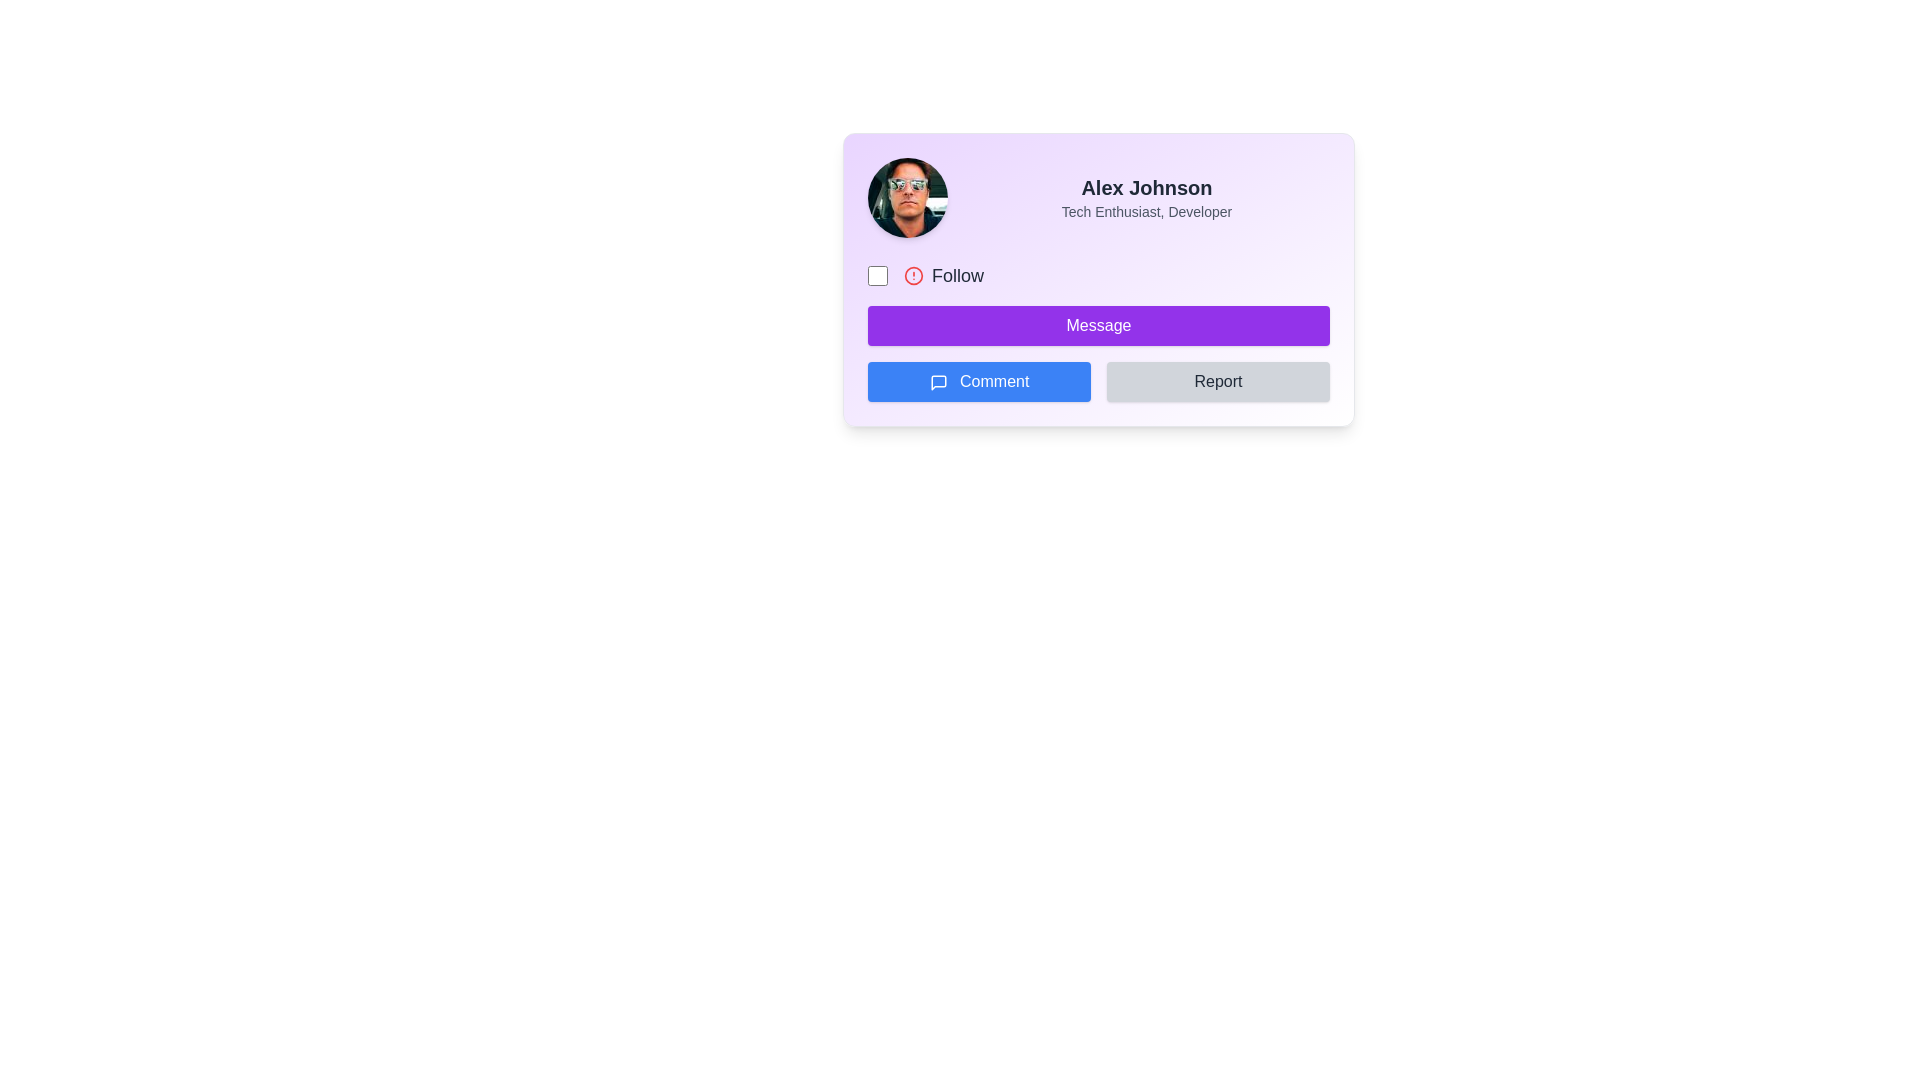  I want to click on the text display element that shows 'Alex Johnson' and 'Tech Enthusiast, Developer', so click(1147, 197).